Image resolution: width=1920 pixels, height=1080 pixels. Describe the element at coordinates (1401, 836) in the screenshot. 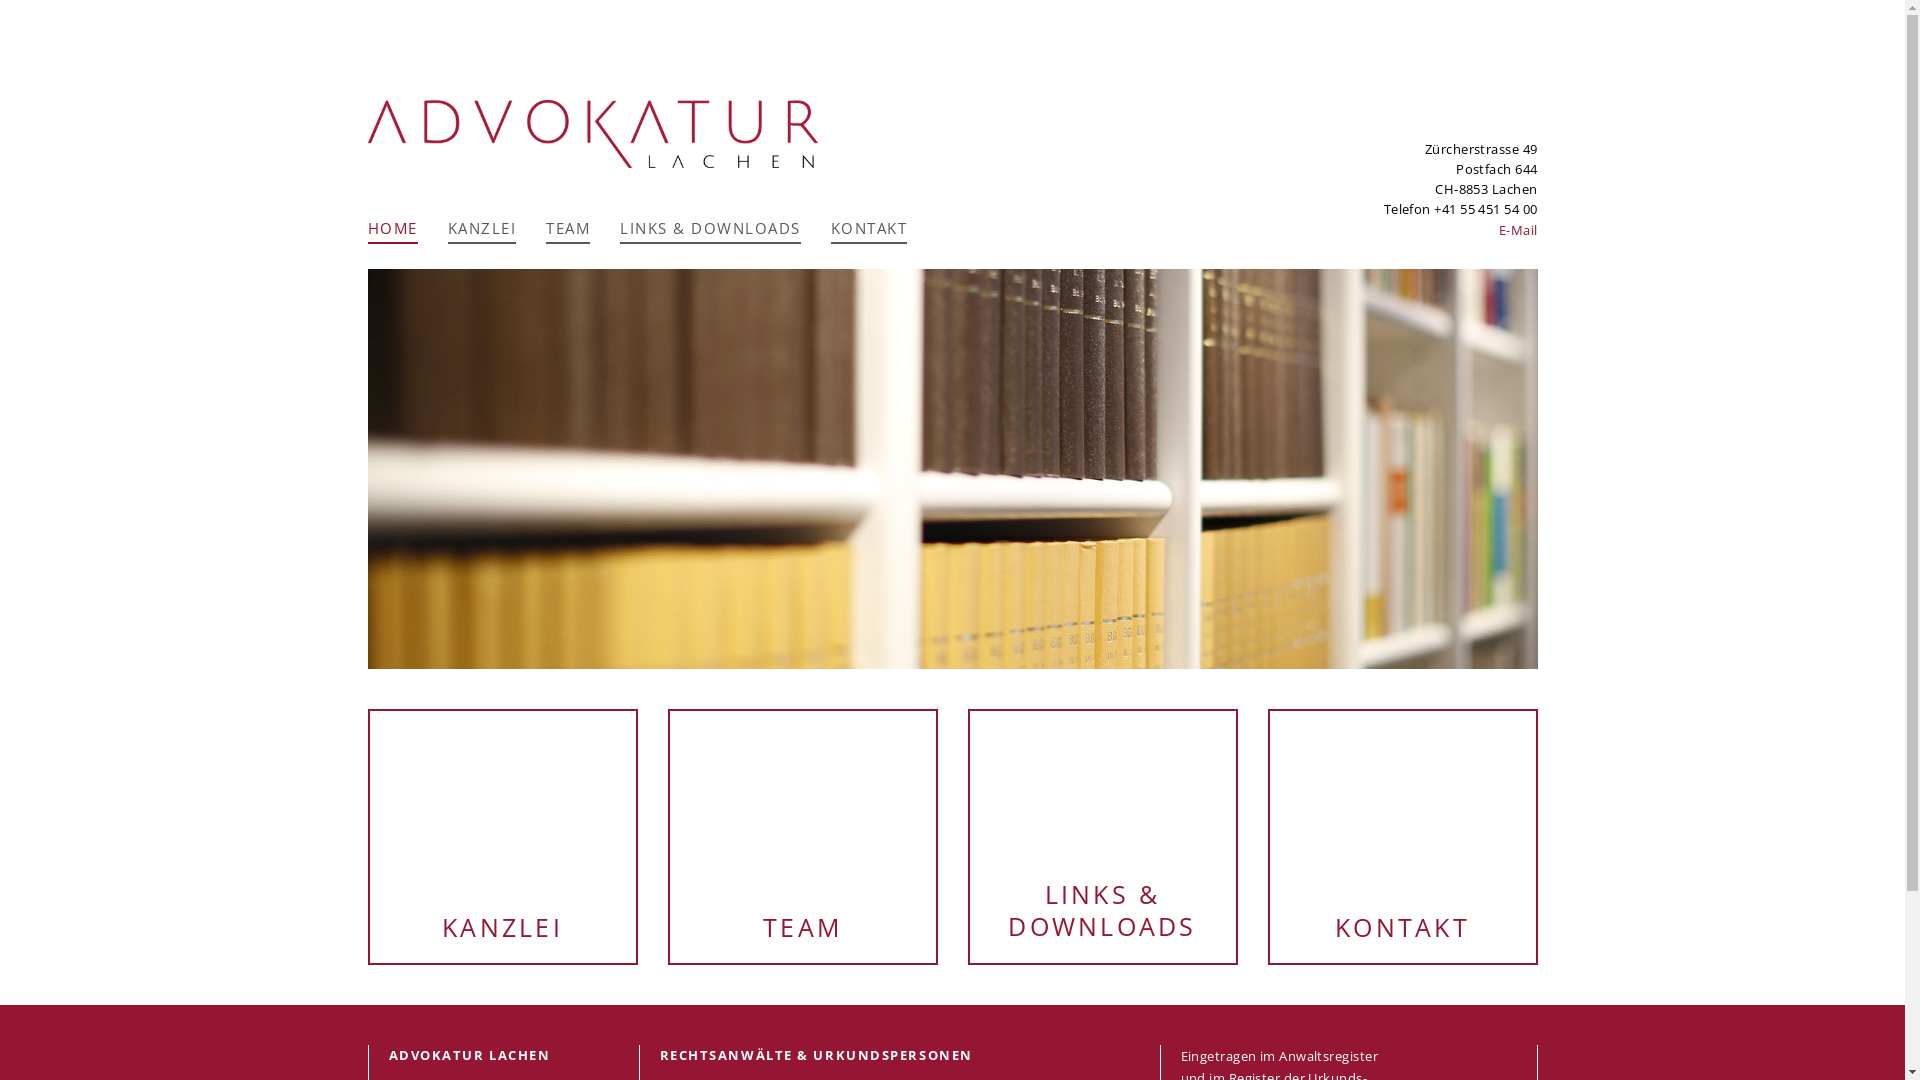

I see `'KONTAKT'` at that location.